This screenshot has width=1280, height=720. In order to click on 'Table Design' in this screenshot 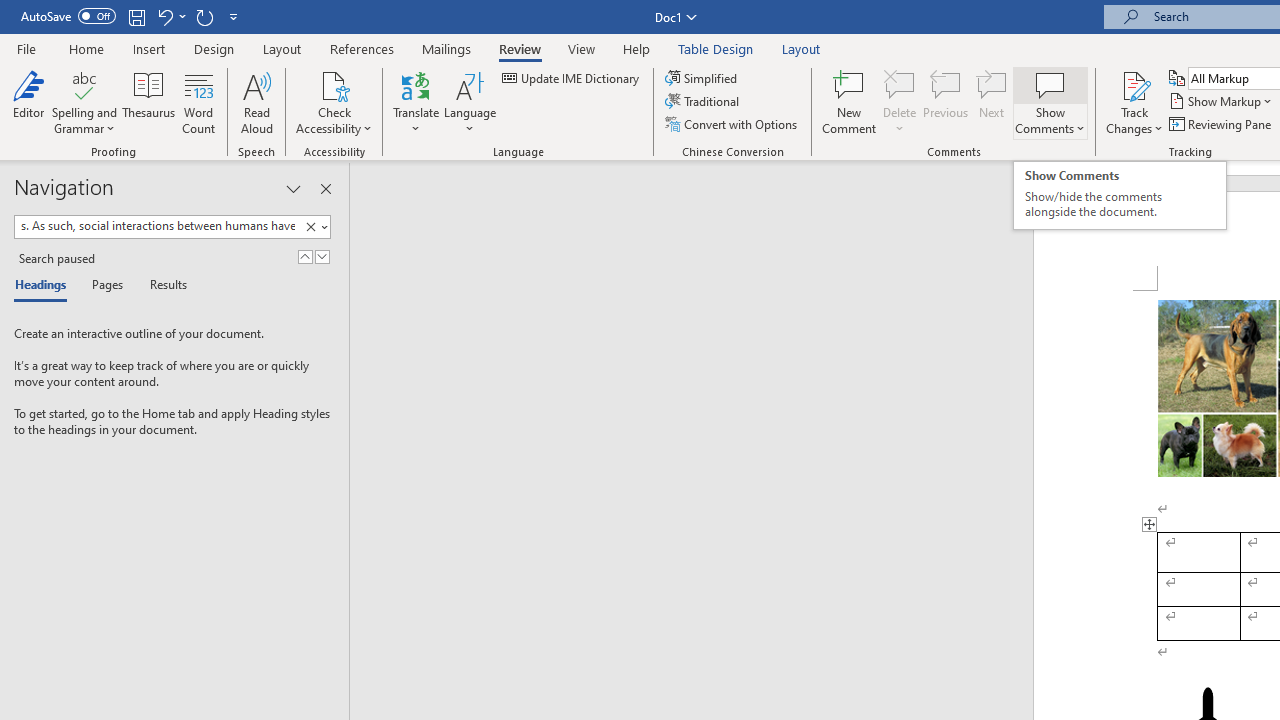, I will do `click(716, 48)`.